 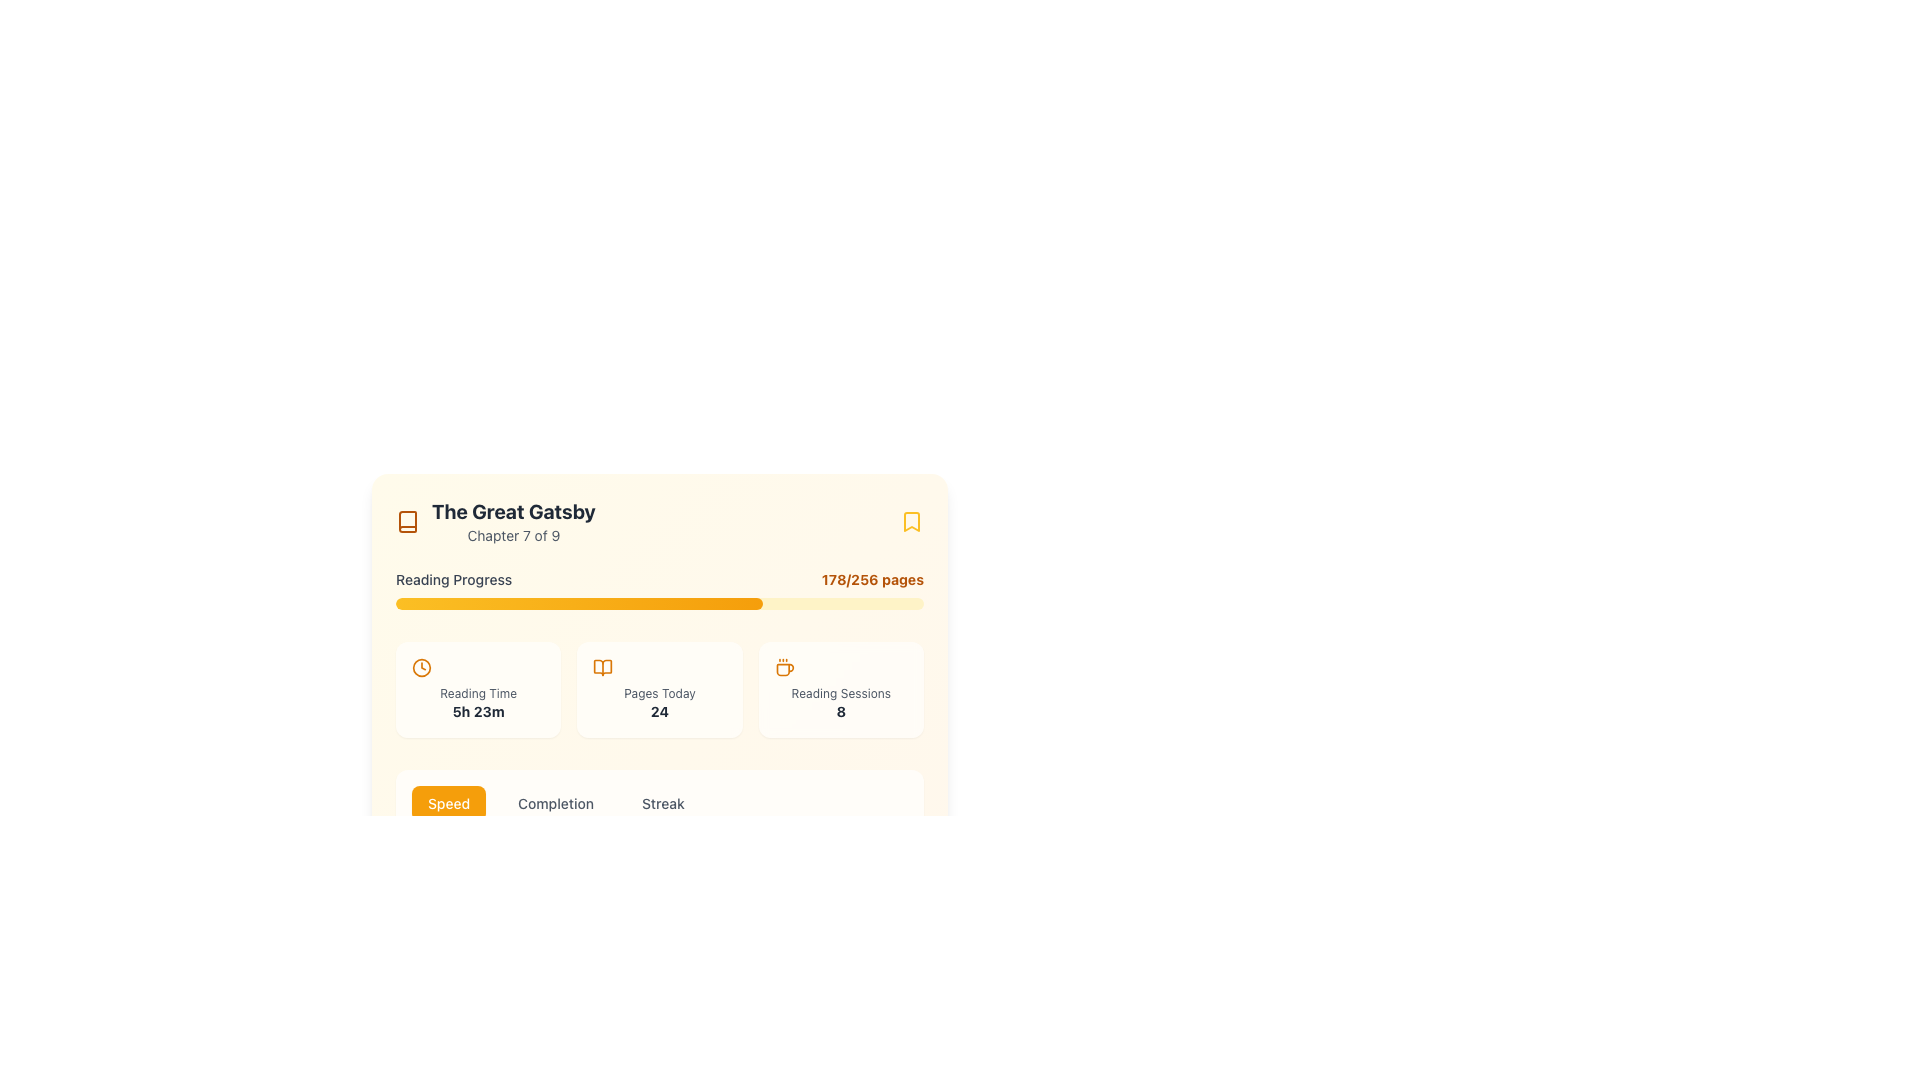 I want to click on the text label that describes the numeric value indicating the count of pages read today, positioned above the numeric value '24' in the middle panel of the 'Today's Pages' statistics, so click(x=659, y=693).